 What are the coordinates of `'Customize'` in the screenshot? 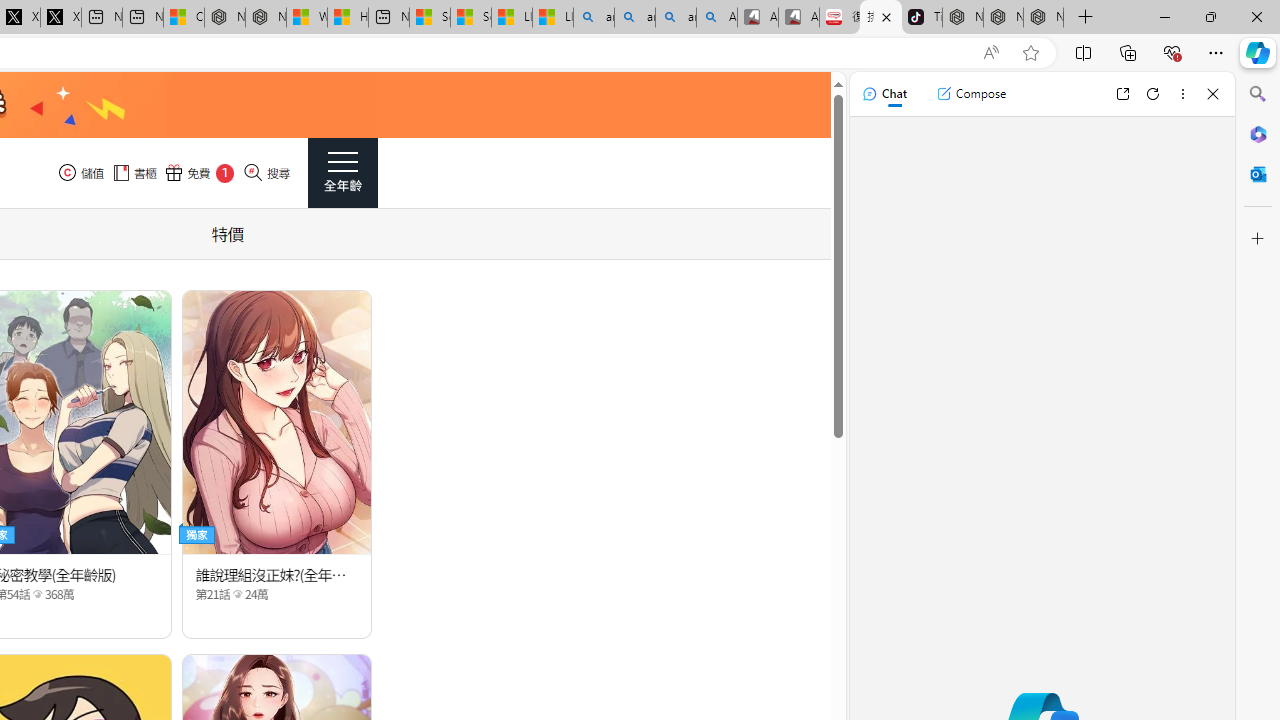 It's located at (1257, 238).